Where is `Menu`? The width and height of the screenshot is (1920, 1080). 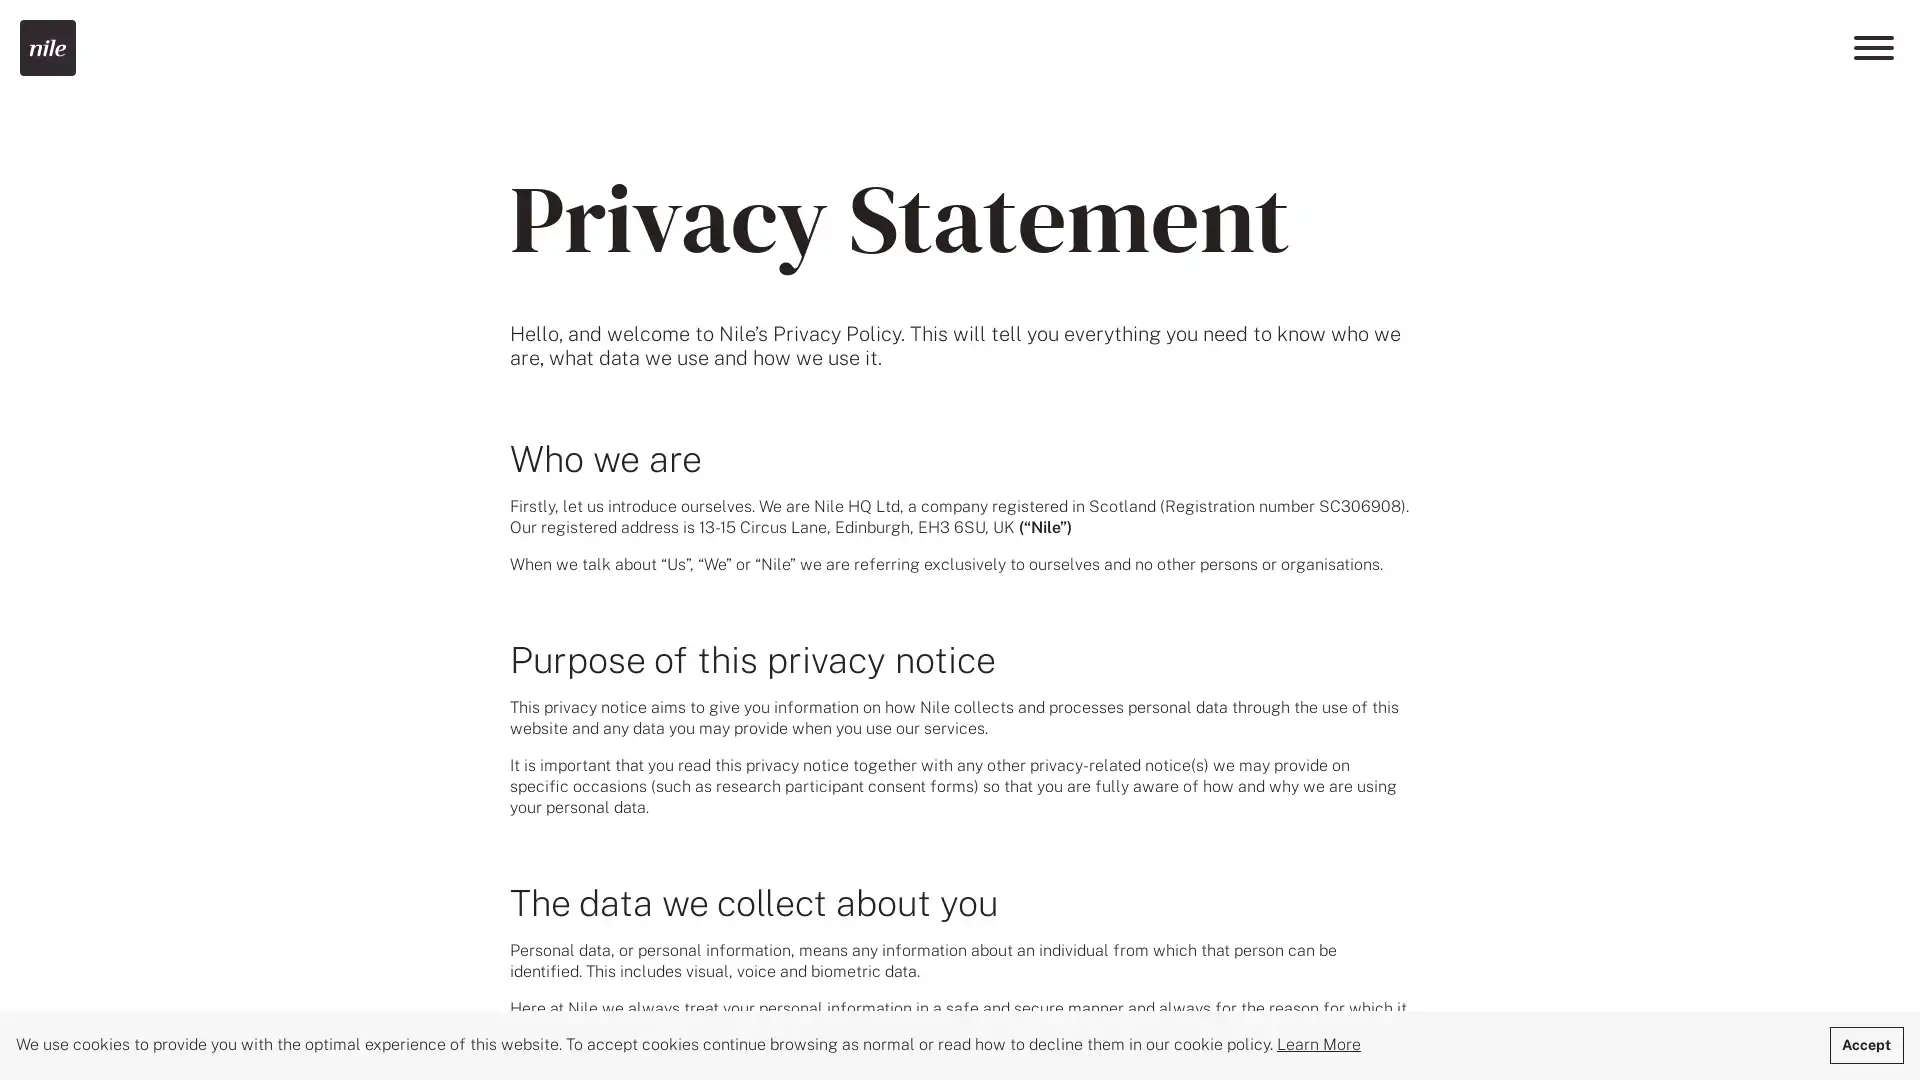
Menu is located at coordinates (1872, 46).